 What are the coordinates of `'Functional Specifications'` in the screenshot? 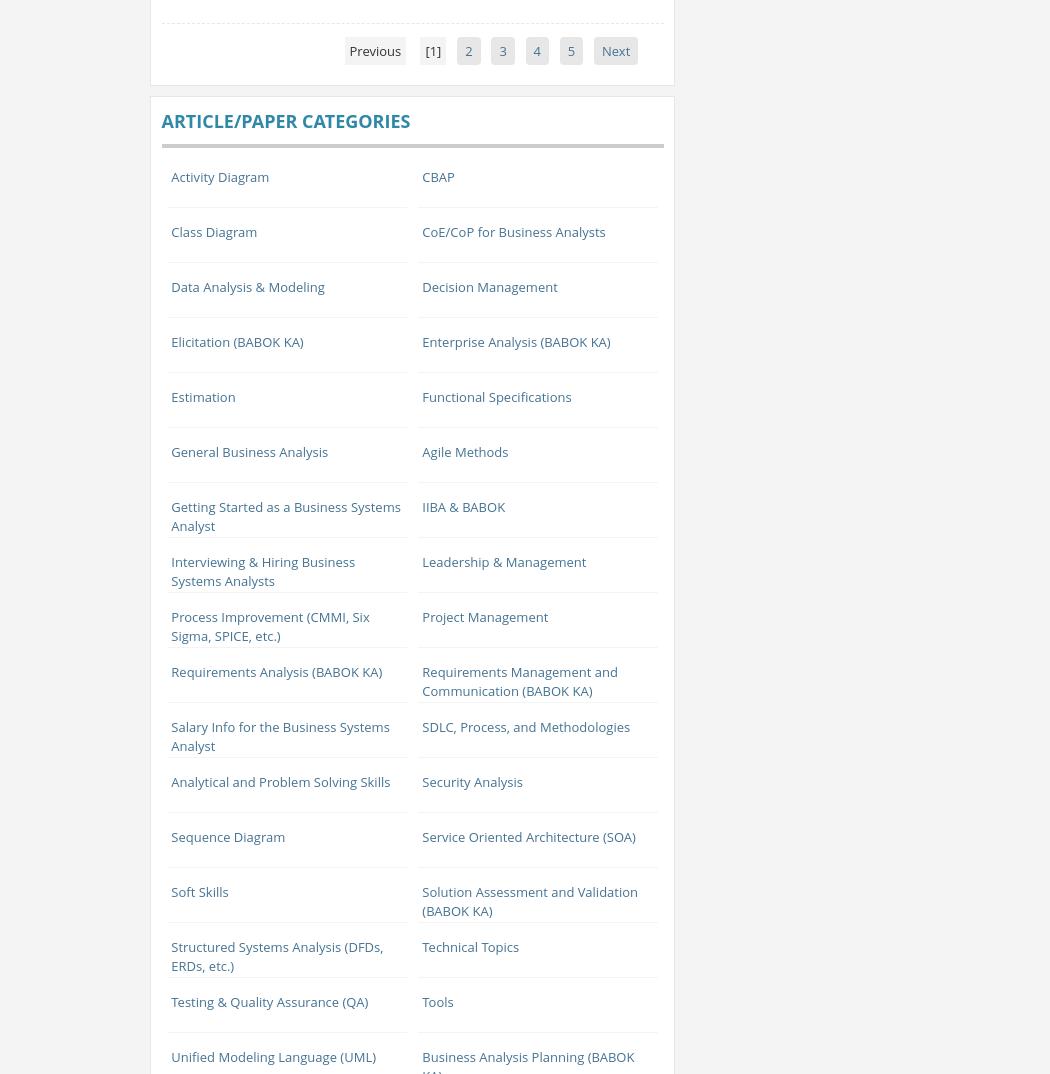 It's located at (495, 395).